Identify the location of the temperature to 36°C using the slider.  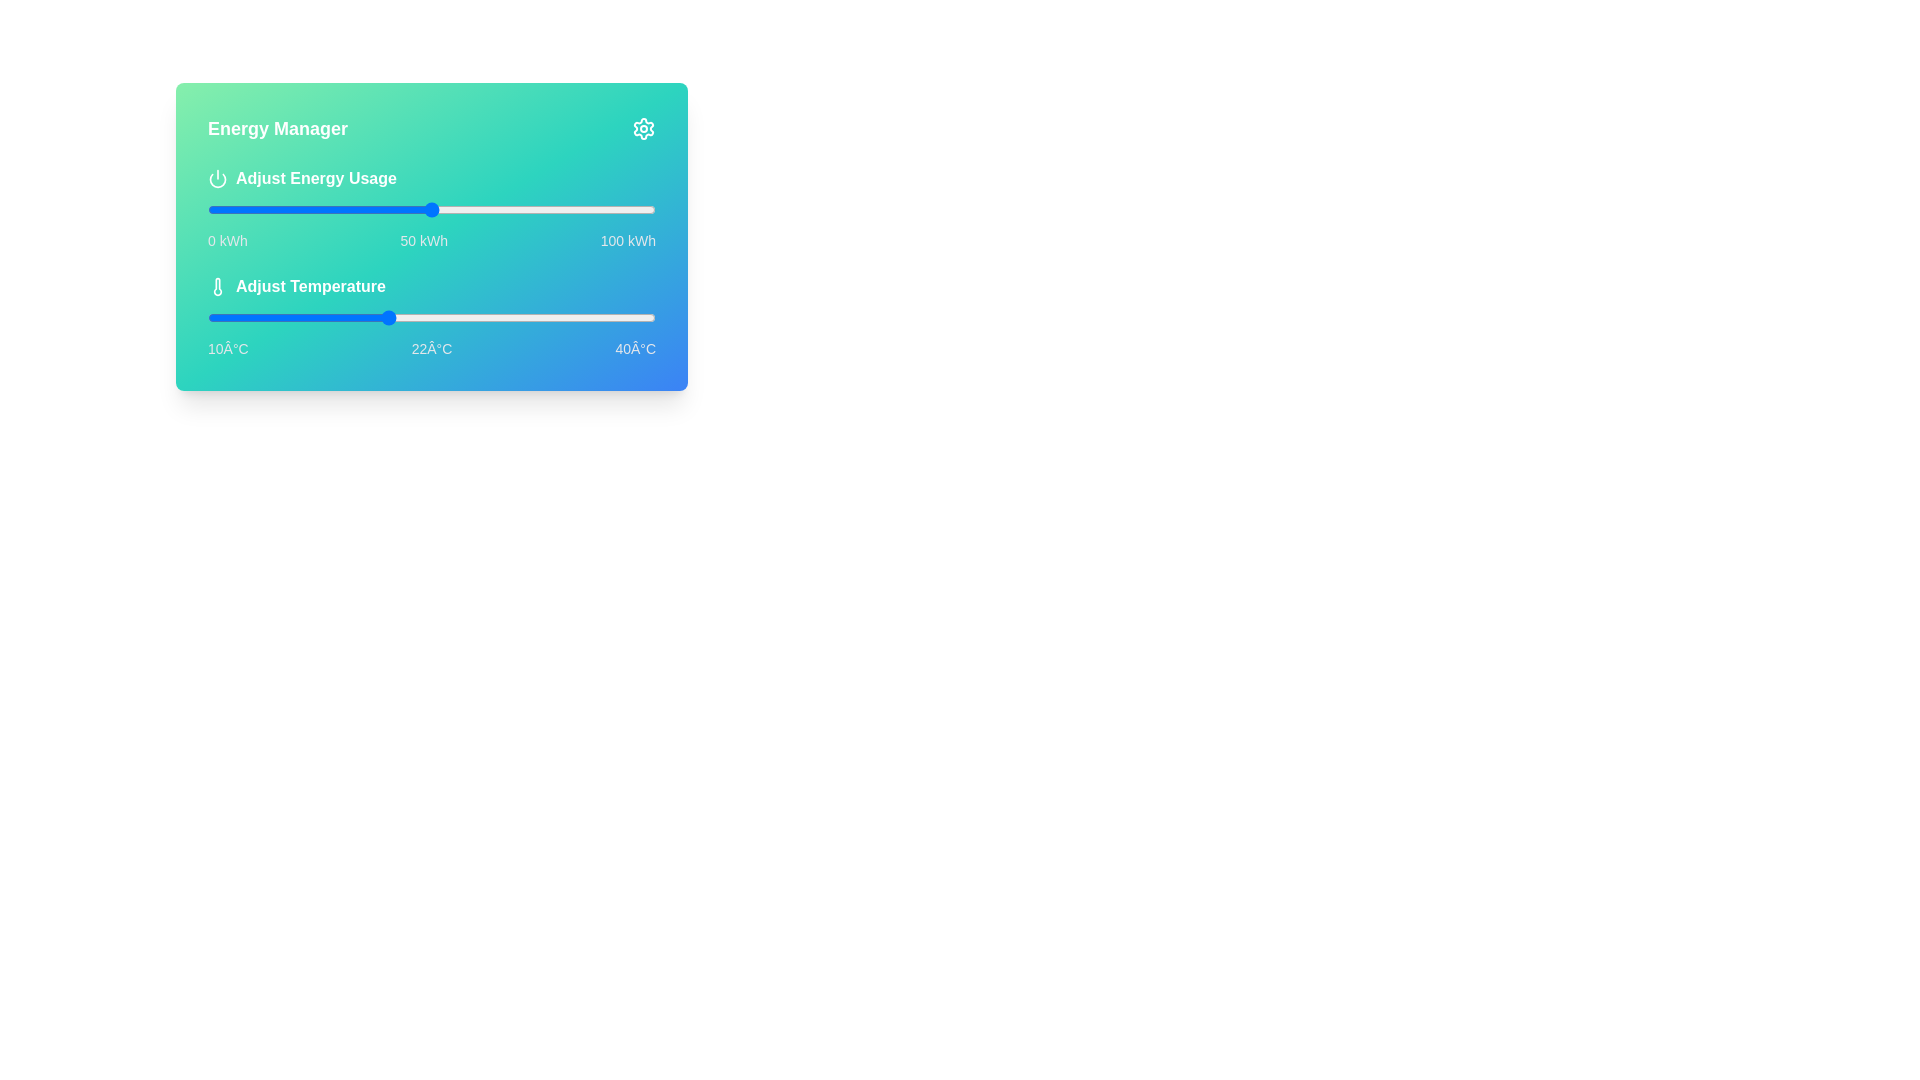
(595, 316).